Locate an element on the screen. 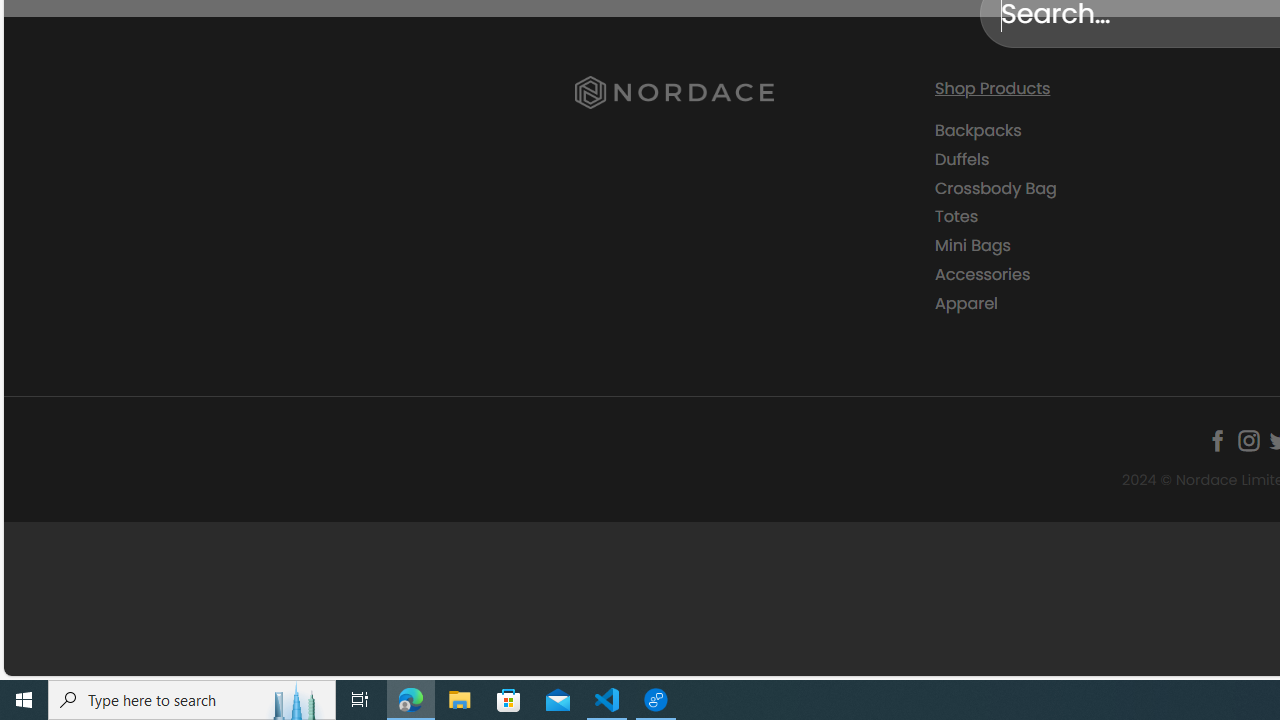  'Mini Bags' is located at coordinates (1098, 245).